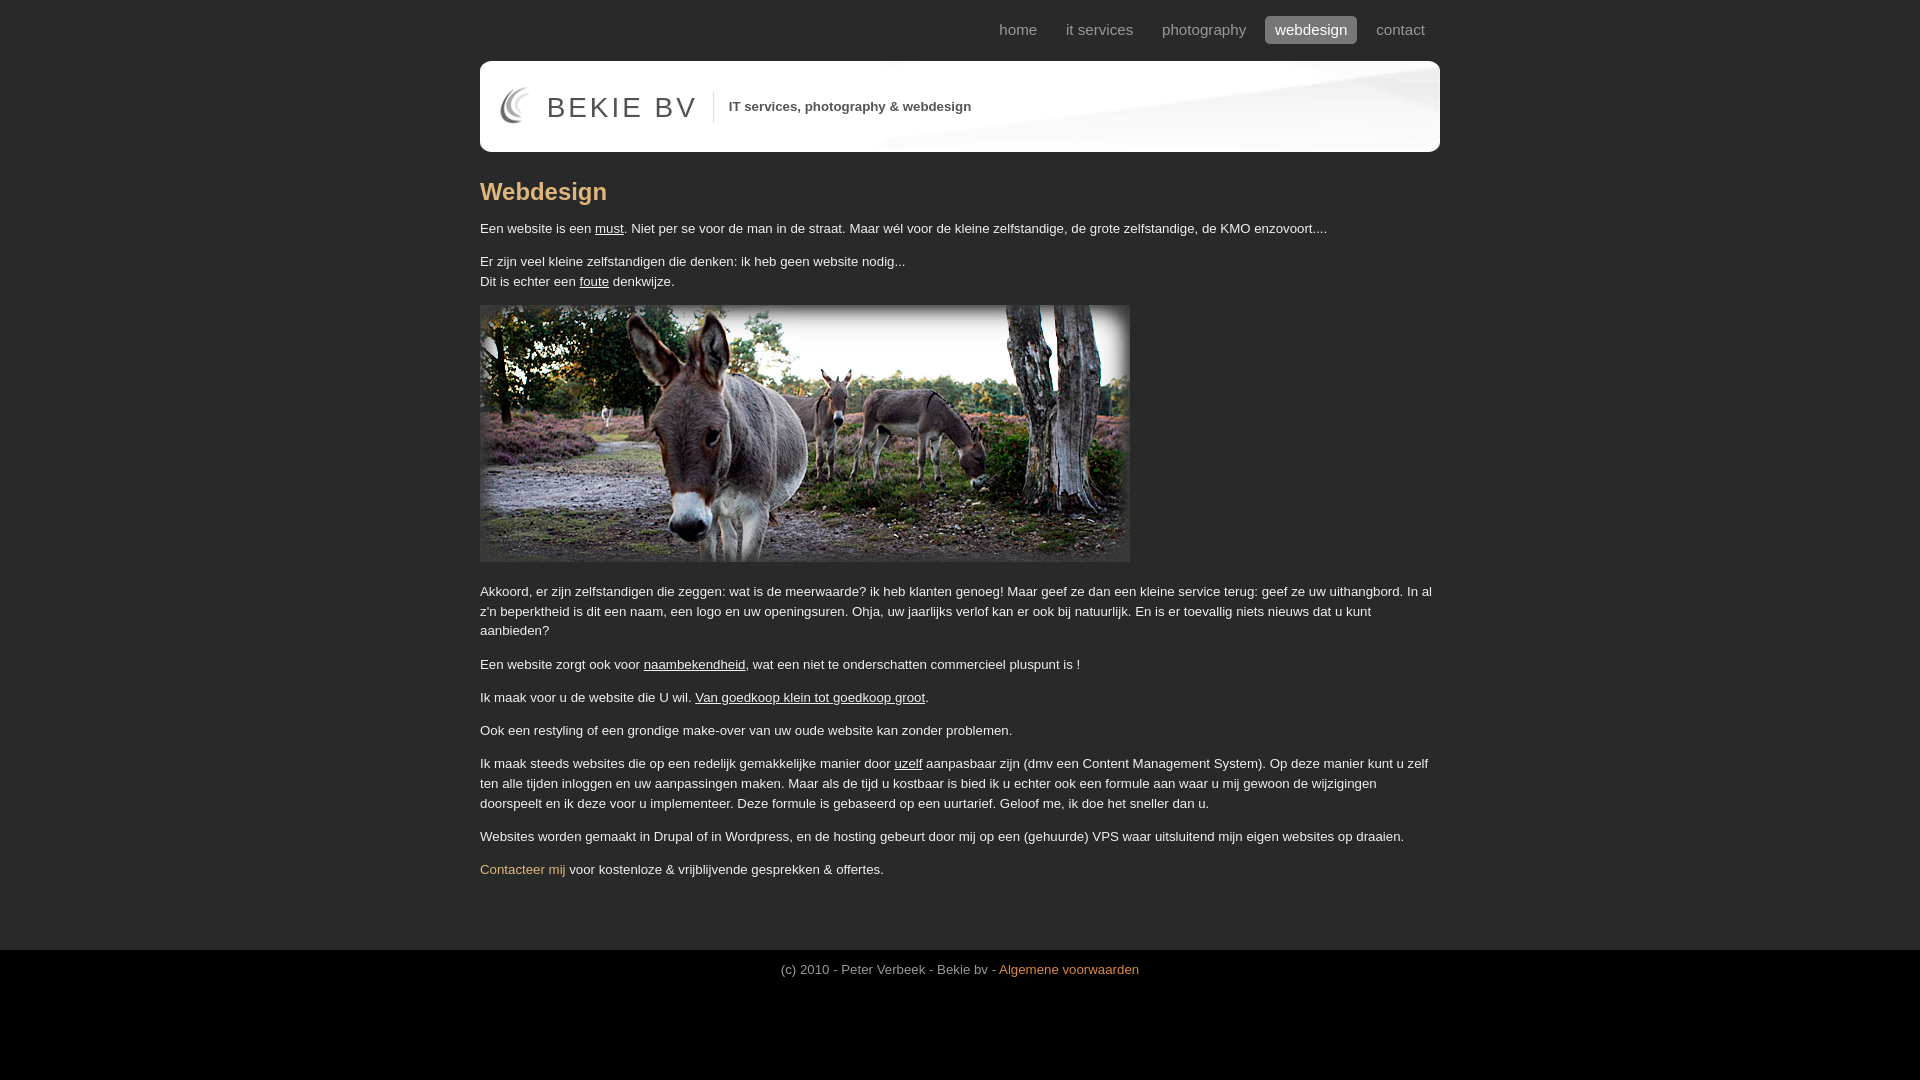 The image size is (1920, 1080). Describe the element at coordinates (1068, 968) in the screenshot. I see `'Algemene voorwaarden'` at that location.